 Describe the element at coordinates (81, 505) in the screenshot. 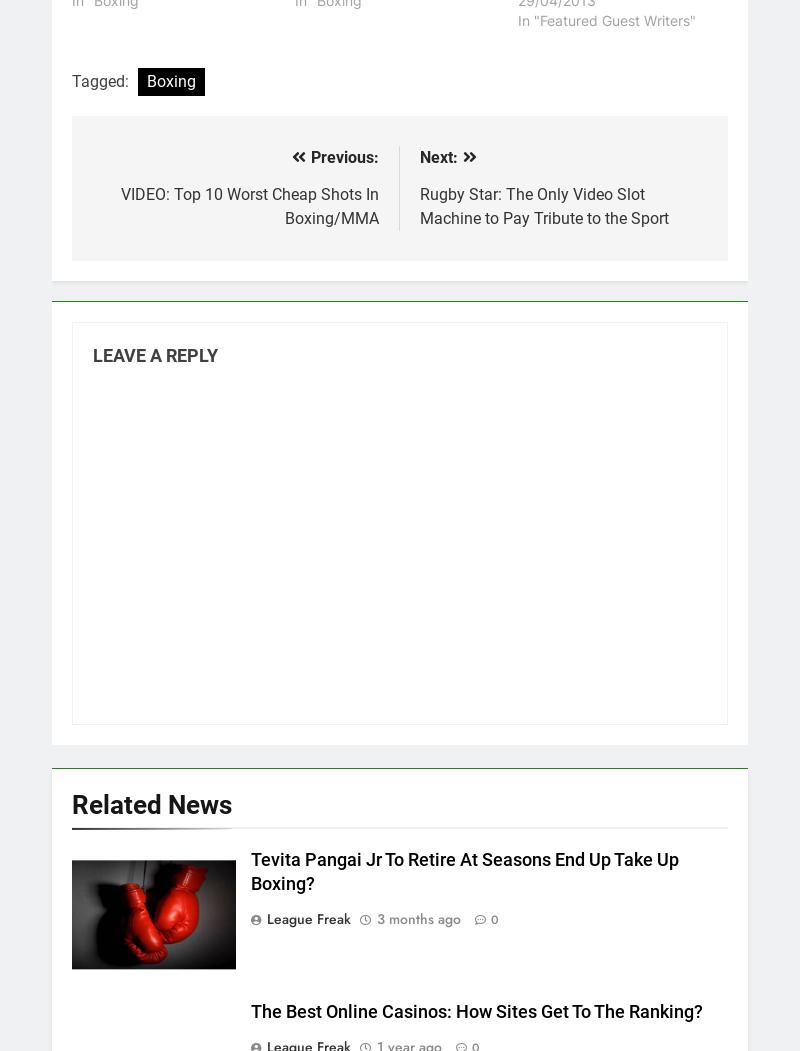

I see `'NRL Tipping Experts'` at that location.